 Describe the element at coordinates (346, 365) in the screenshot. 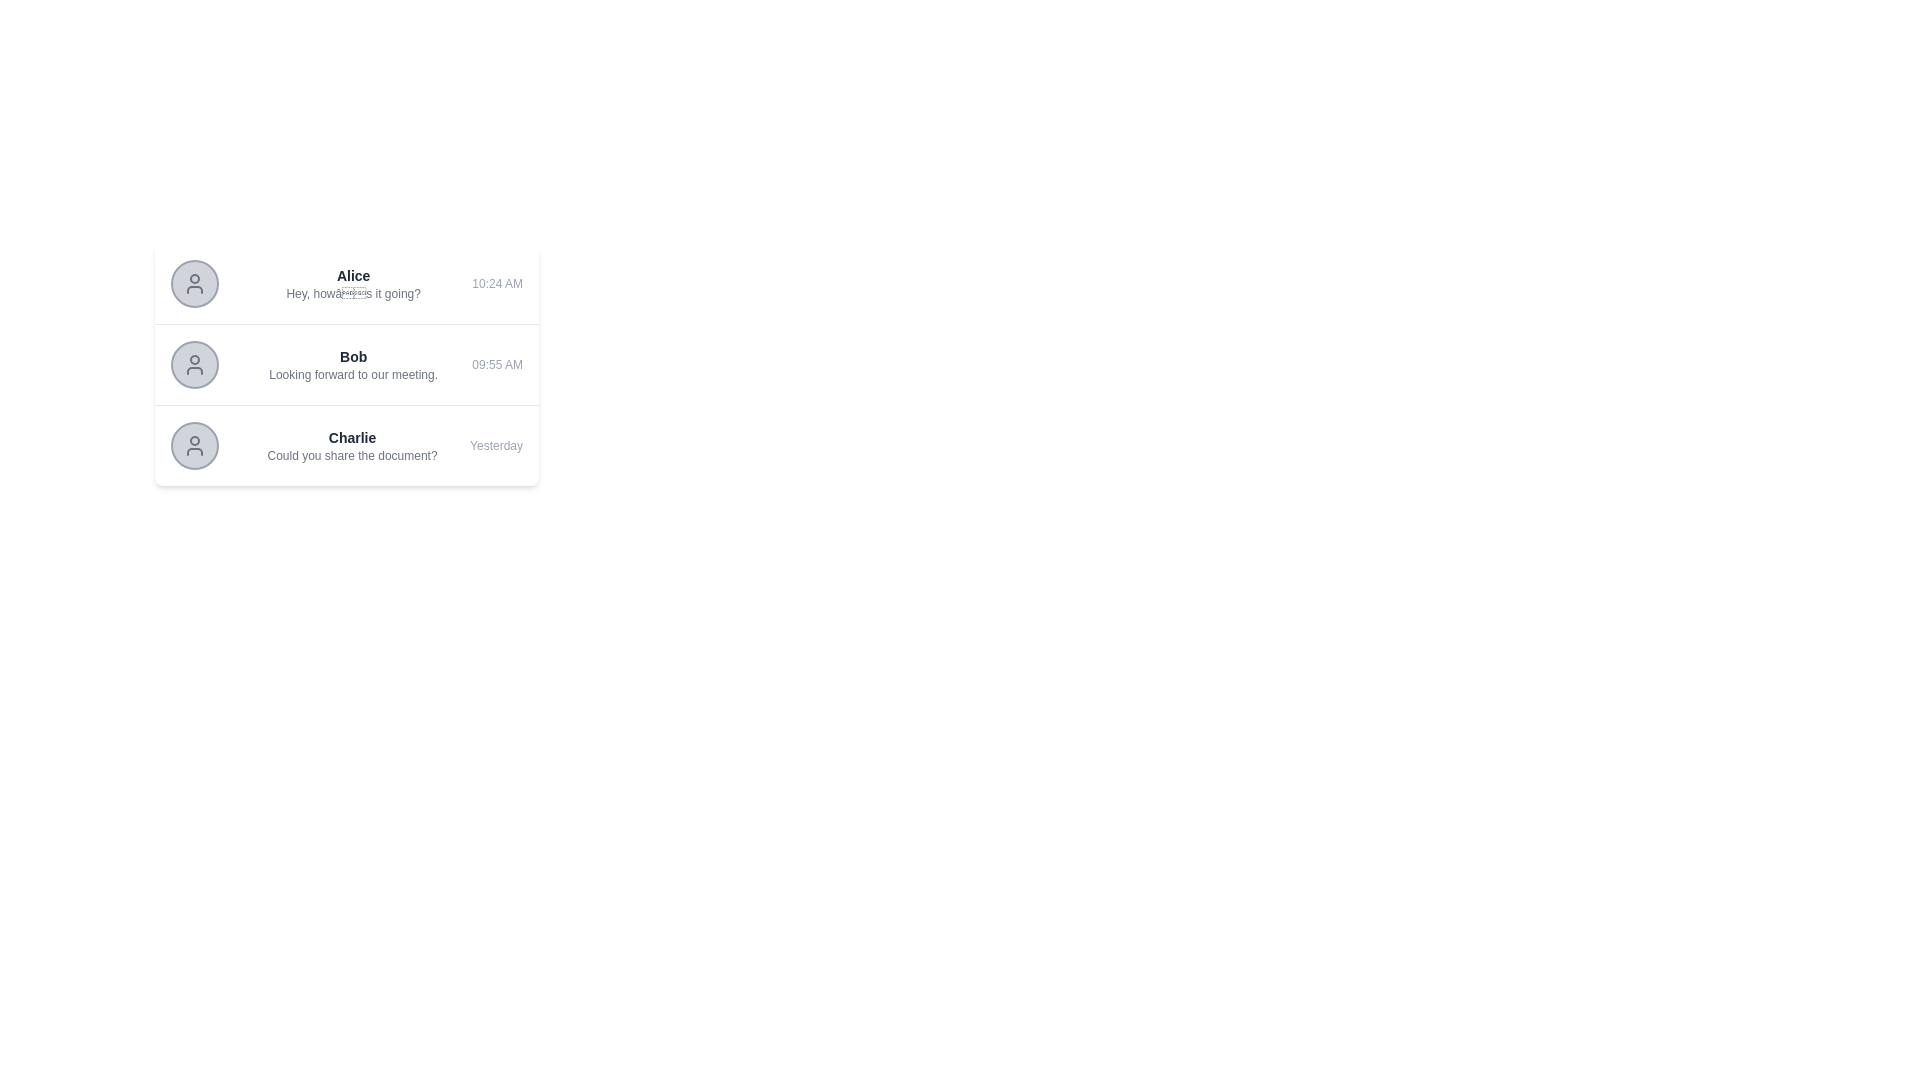

I see `the second list item that displays a user message with identification information, located between 'Alice' and 'Charlie'` at that location.